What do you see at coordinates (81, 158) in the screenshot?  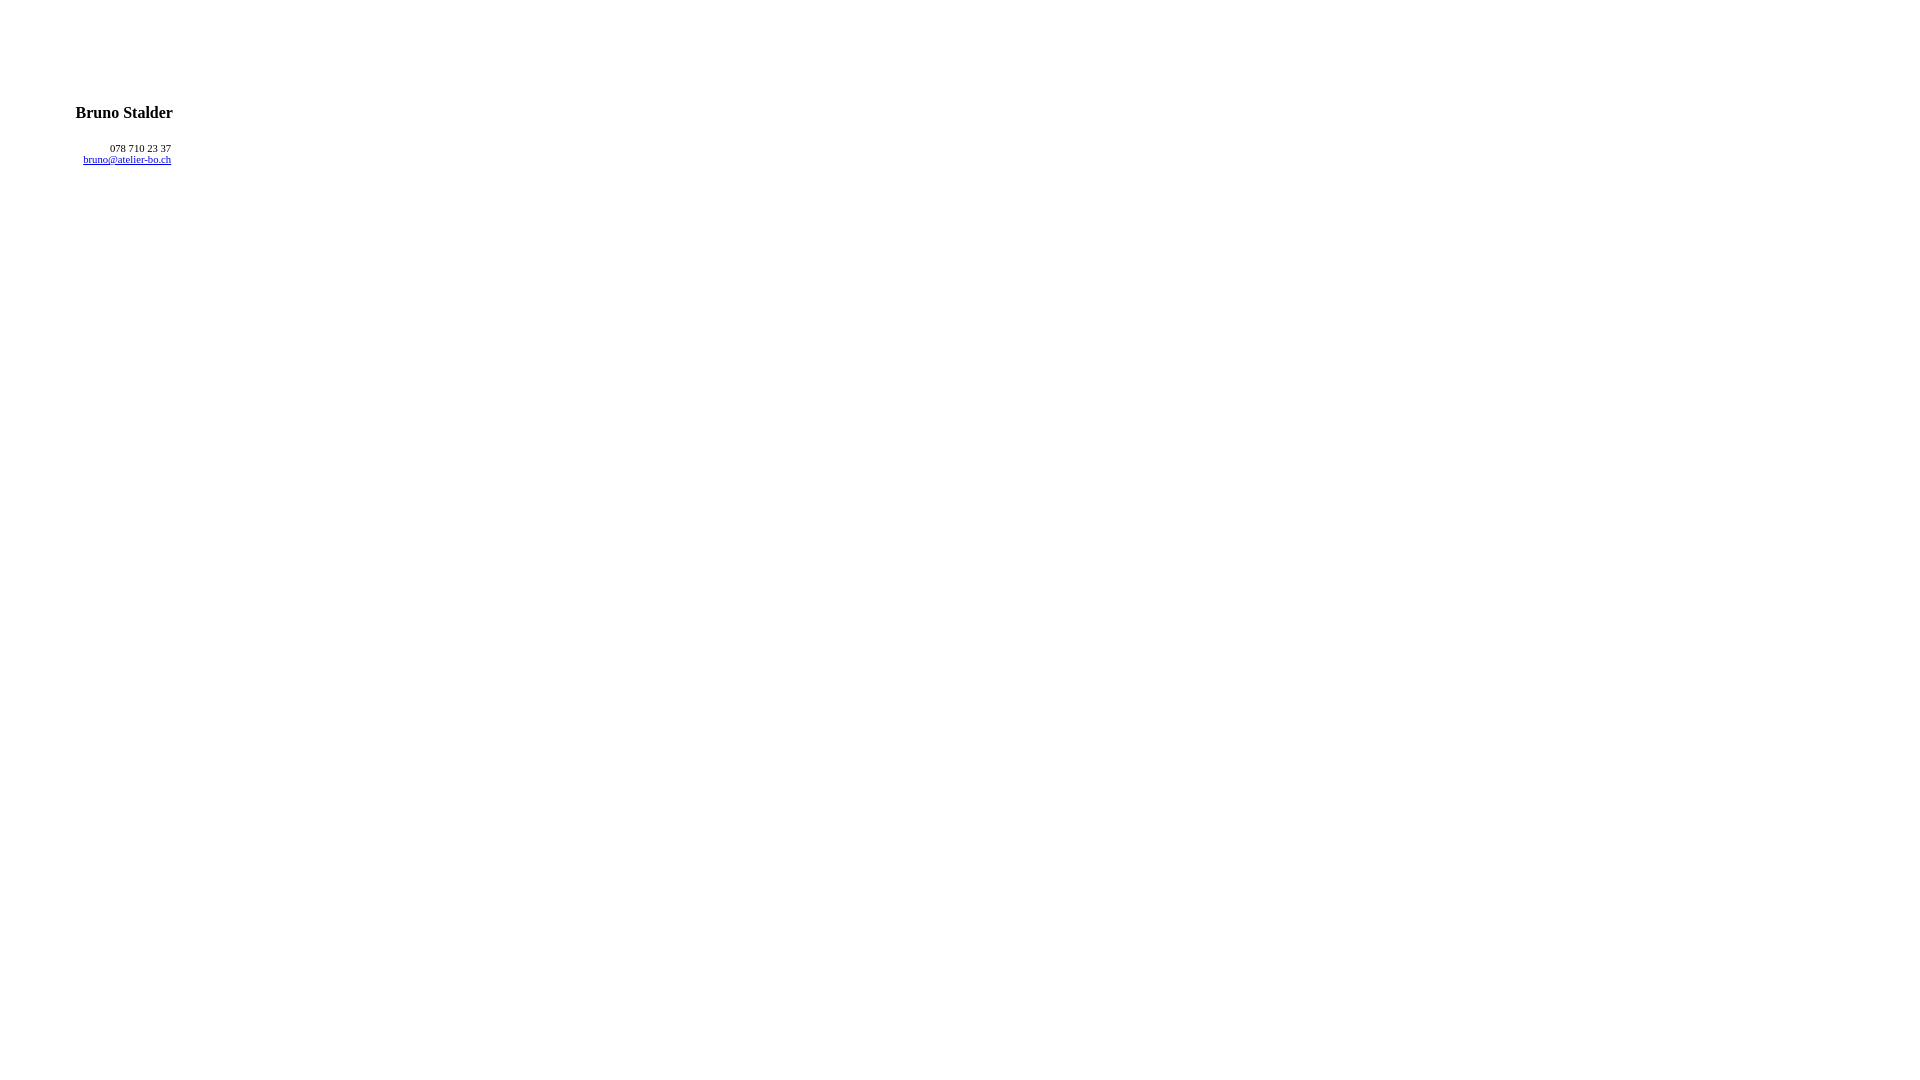 I see `'bruno@atelier-bo.ch'` at bounding box center [81, 158].